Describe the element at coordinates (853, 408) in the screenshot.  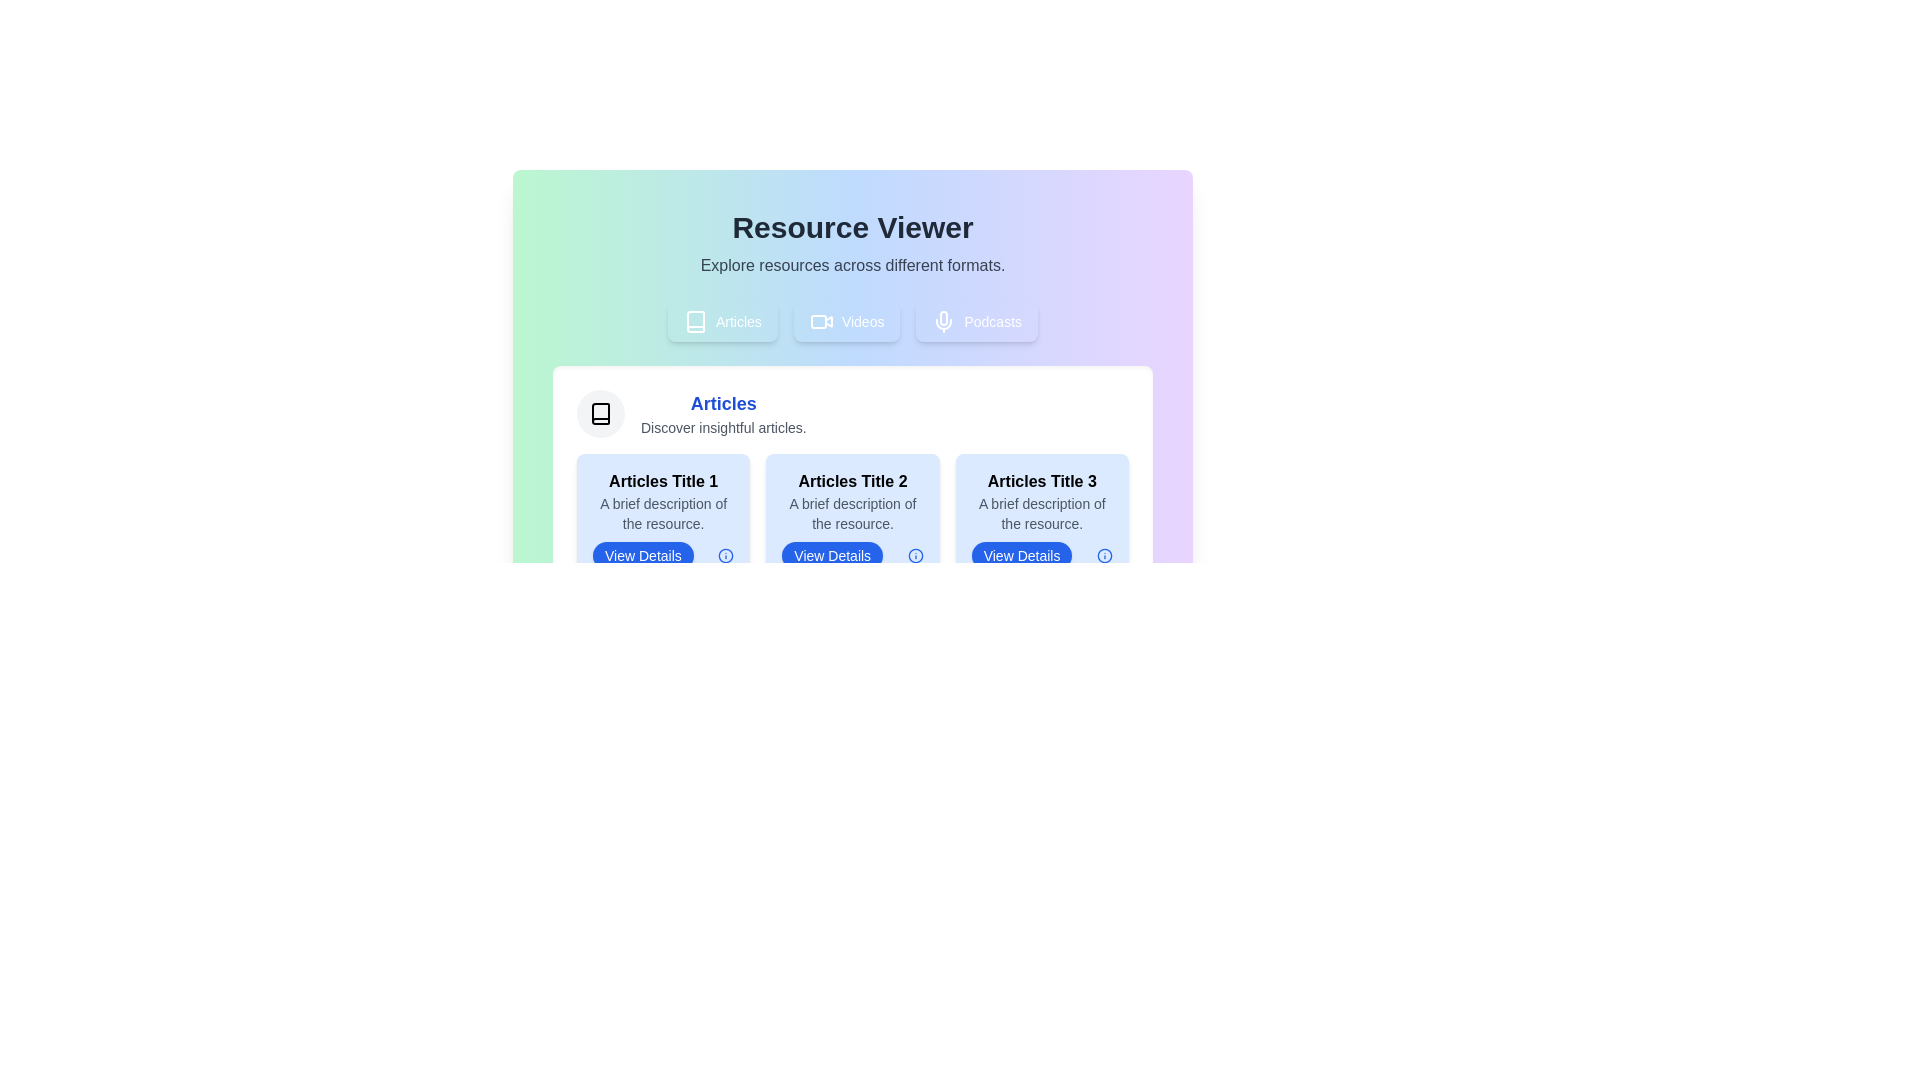
I see `the 'Articles' tab in the 'Resource Viewer' card to switch categories` at that location.